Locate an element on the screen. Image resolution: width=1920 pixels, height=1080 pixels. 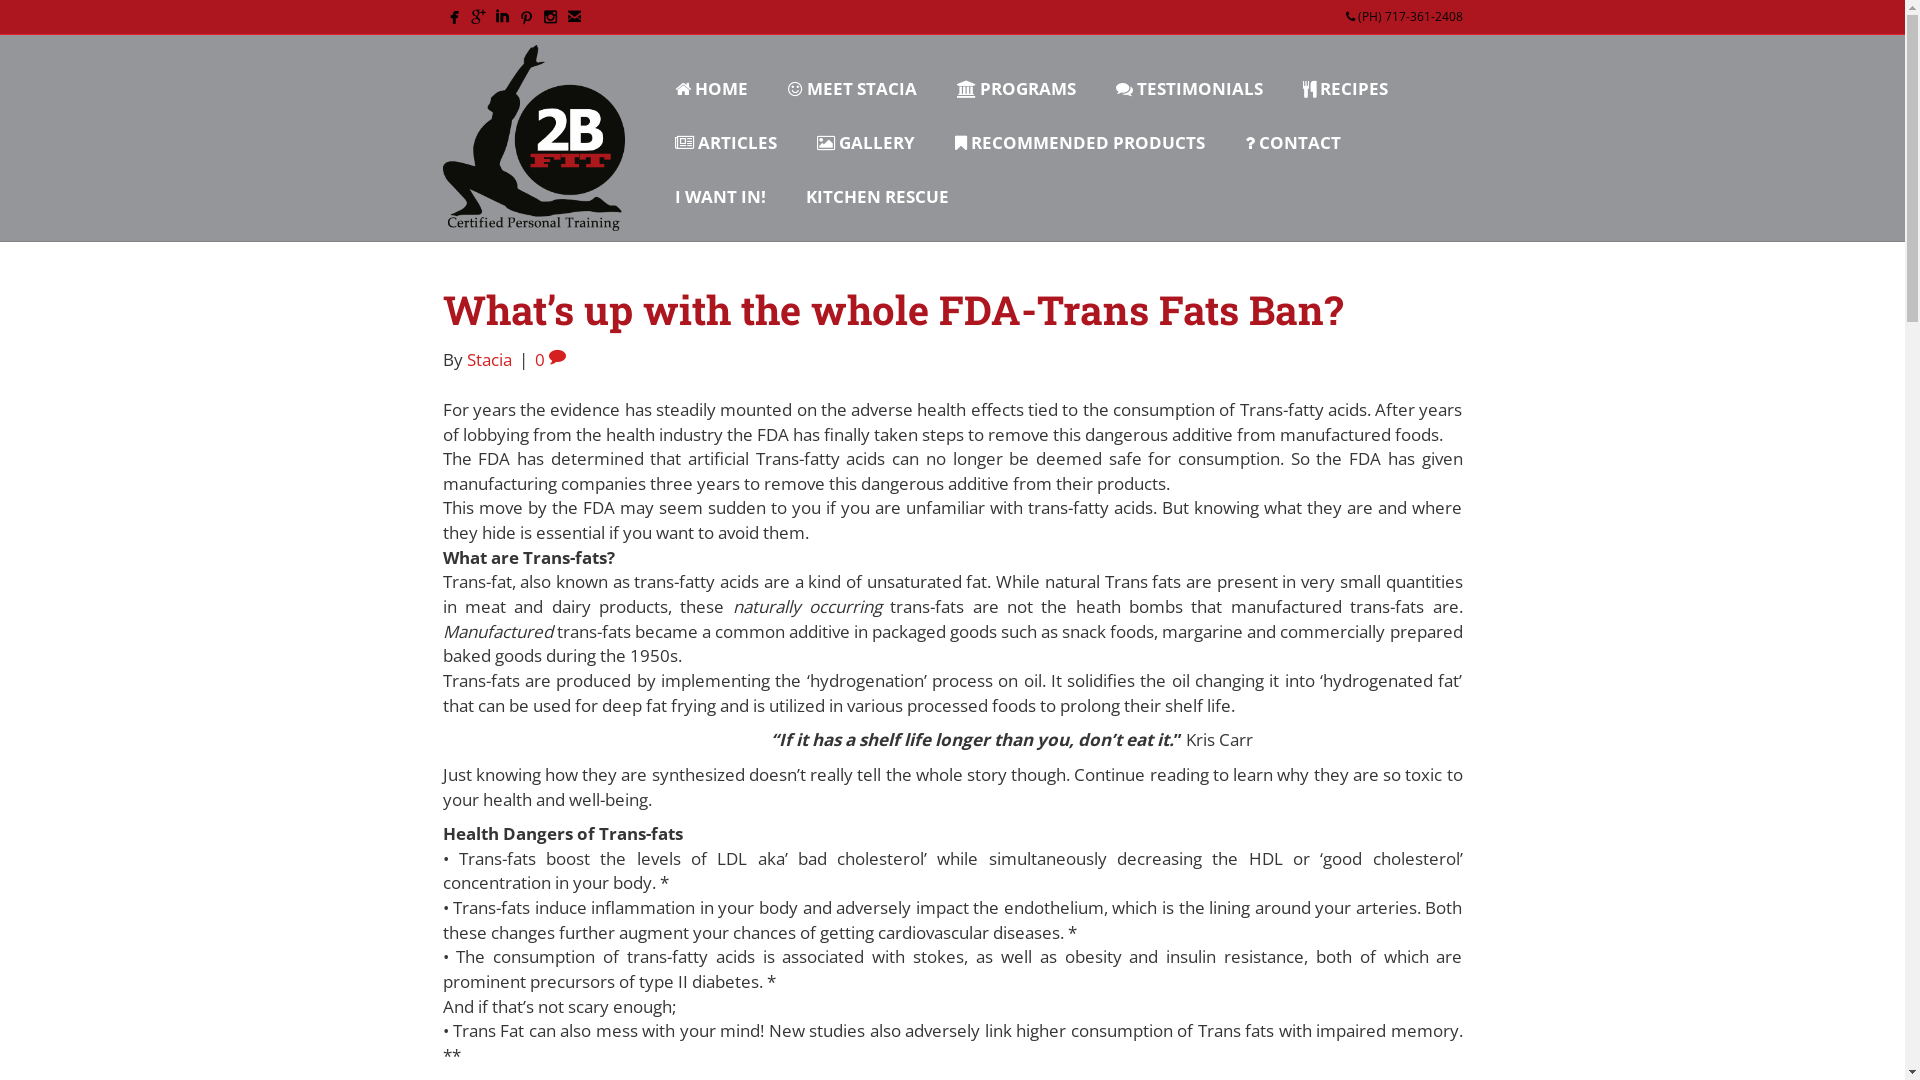
'CONTACT' is located at coordinates (1223, 137).